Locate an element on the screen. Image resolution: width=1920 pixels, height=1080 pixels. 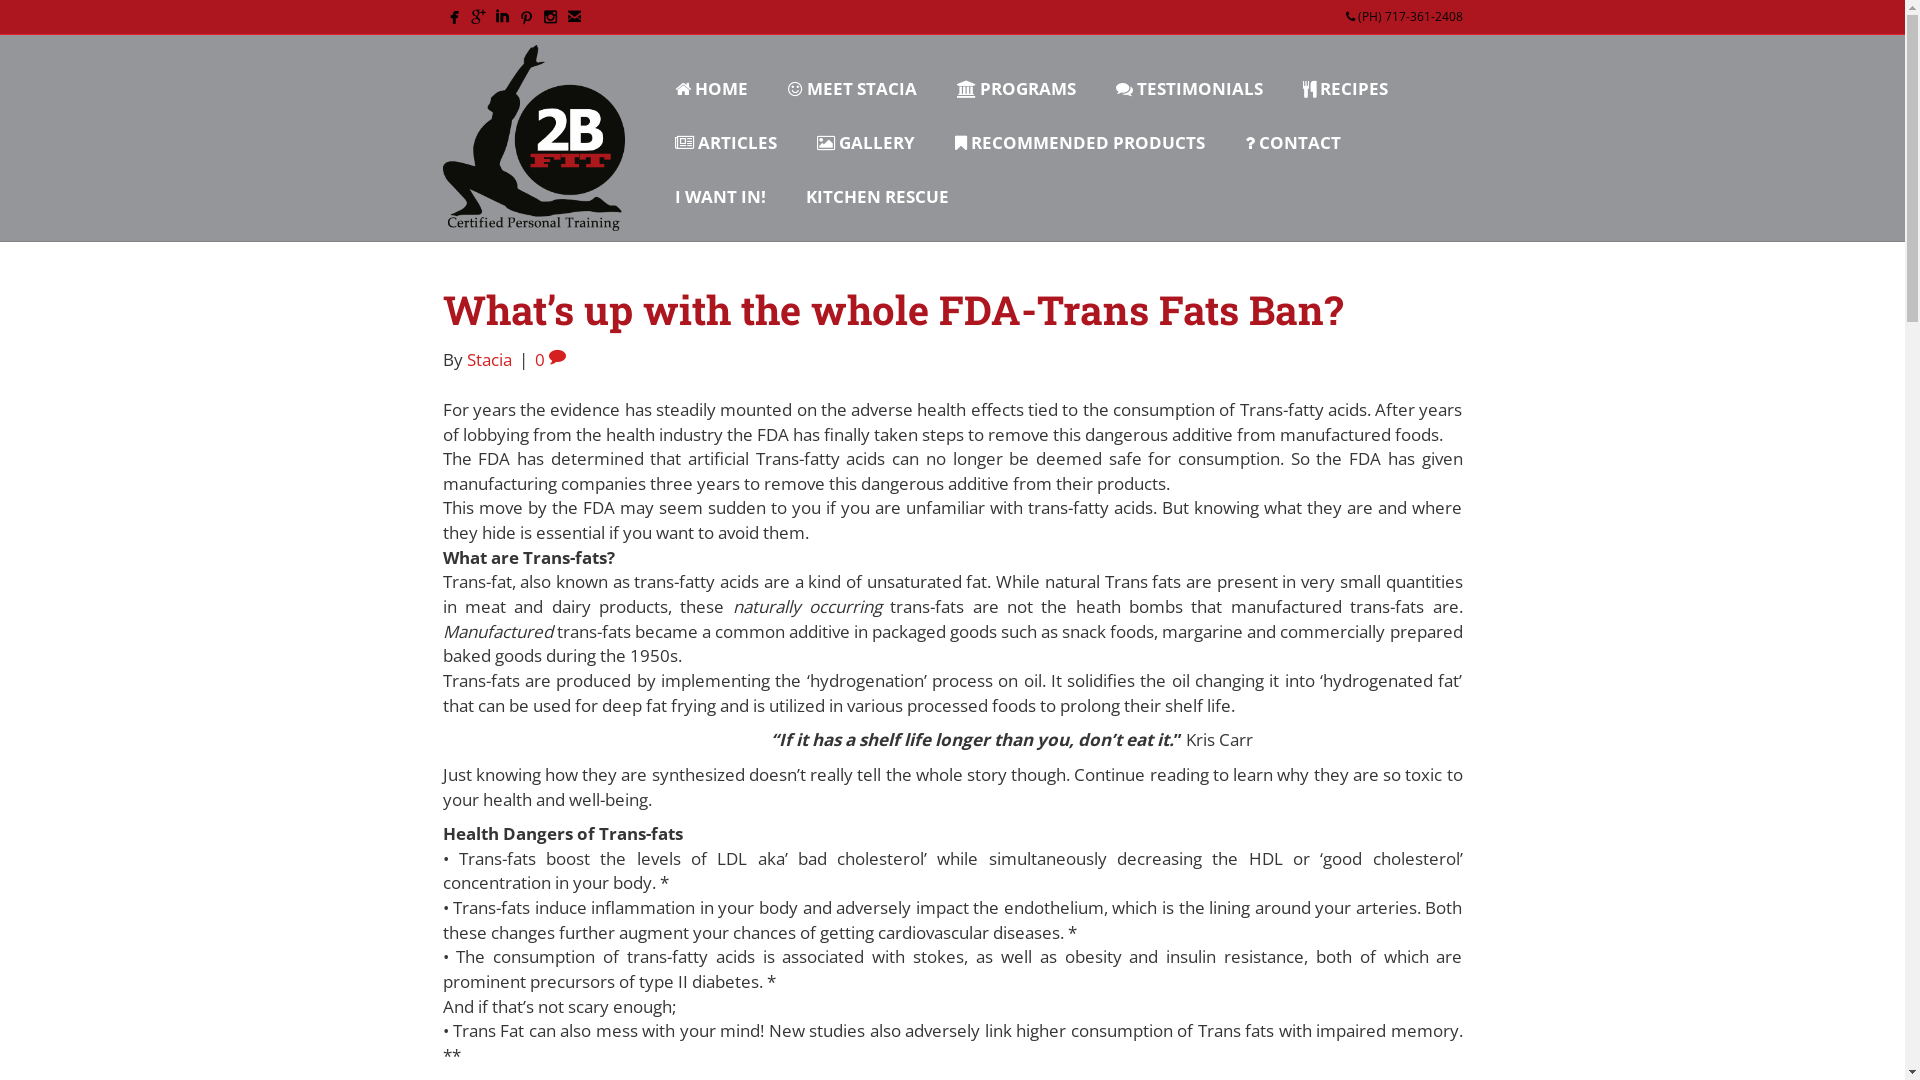
'CONTACT' is located at coordinates (1223, 137).